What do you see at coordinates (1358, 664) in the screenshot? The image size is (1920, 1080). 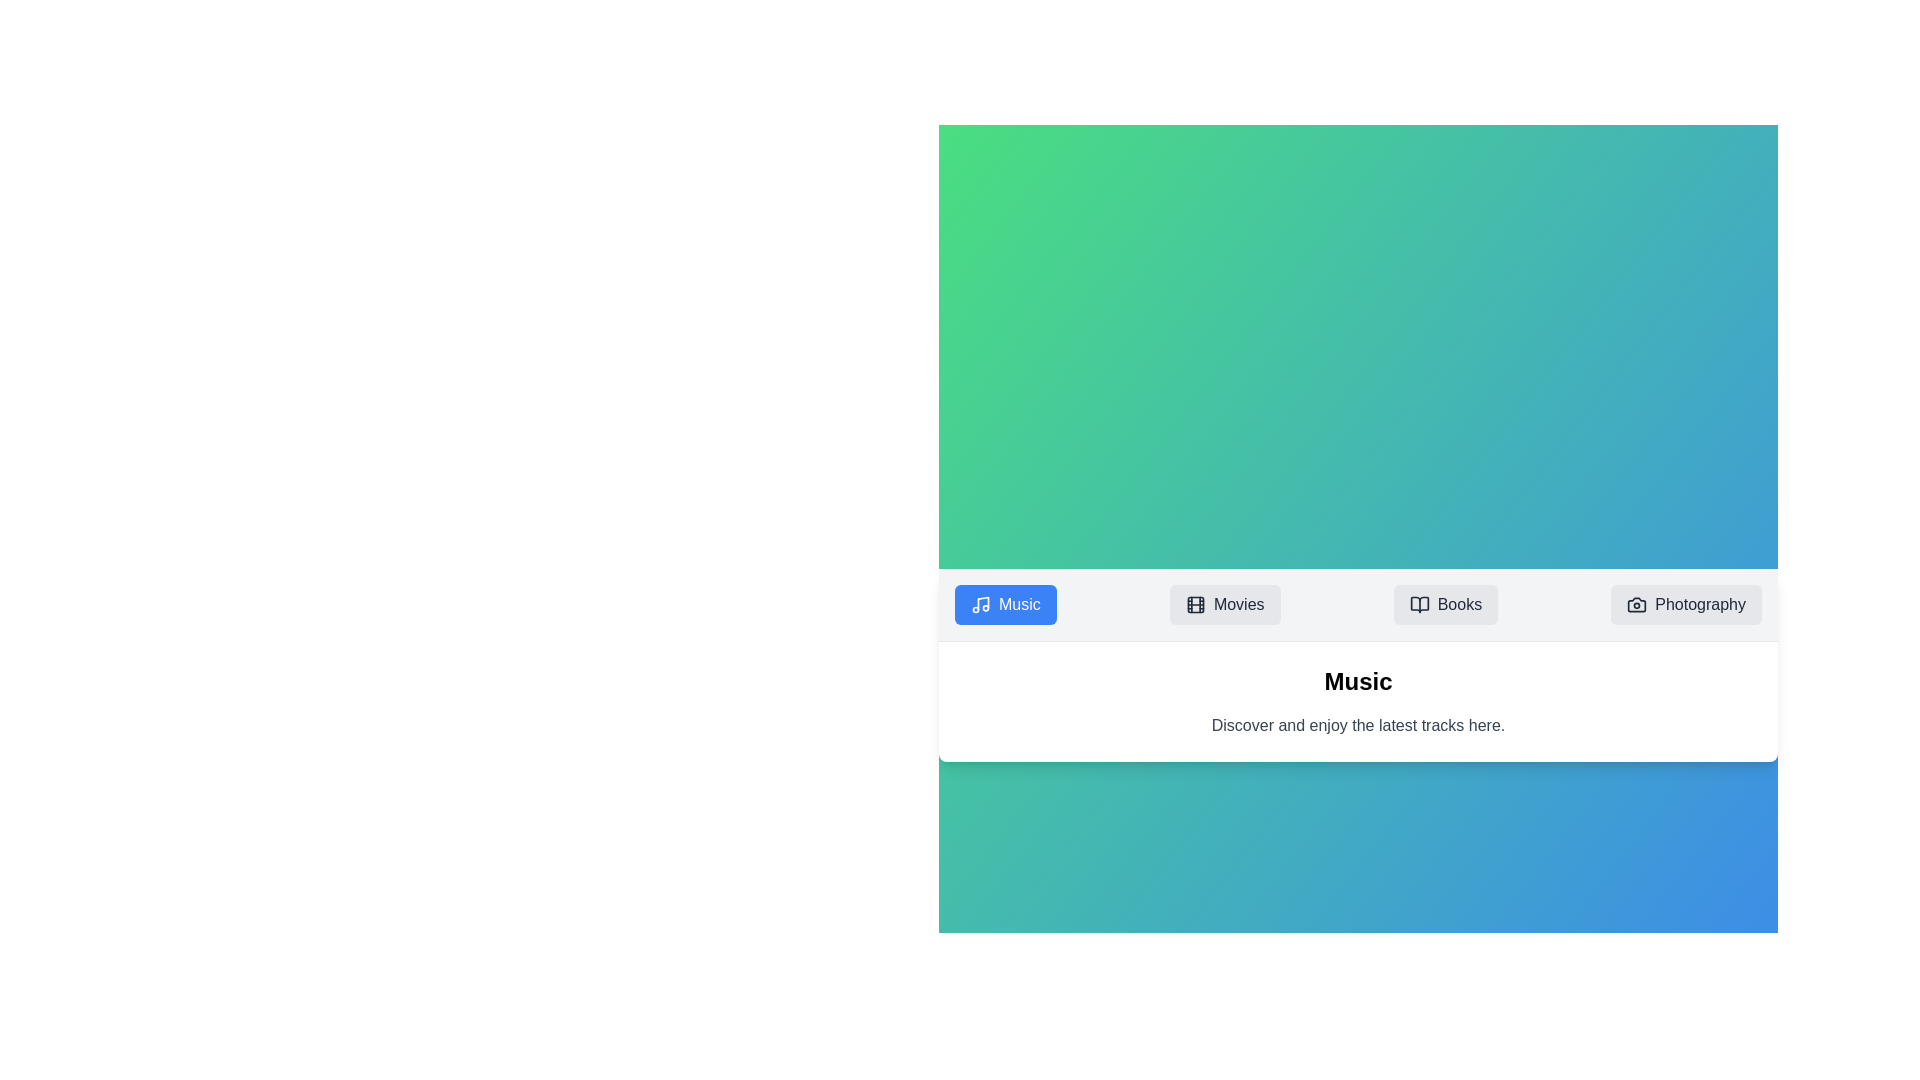 I see `the central content block that presents categorized options (Music, Movies, Books, Photography) and detailed content regarding 'Music' in its lower portion` at bounding box center [1358, 664].